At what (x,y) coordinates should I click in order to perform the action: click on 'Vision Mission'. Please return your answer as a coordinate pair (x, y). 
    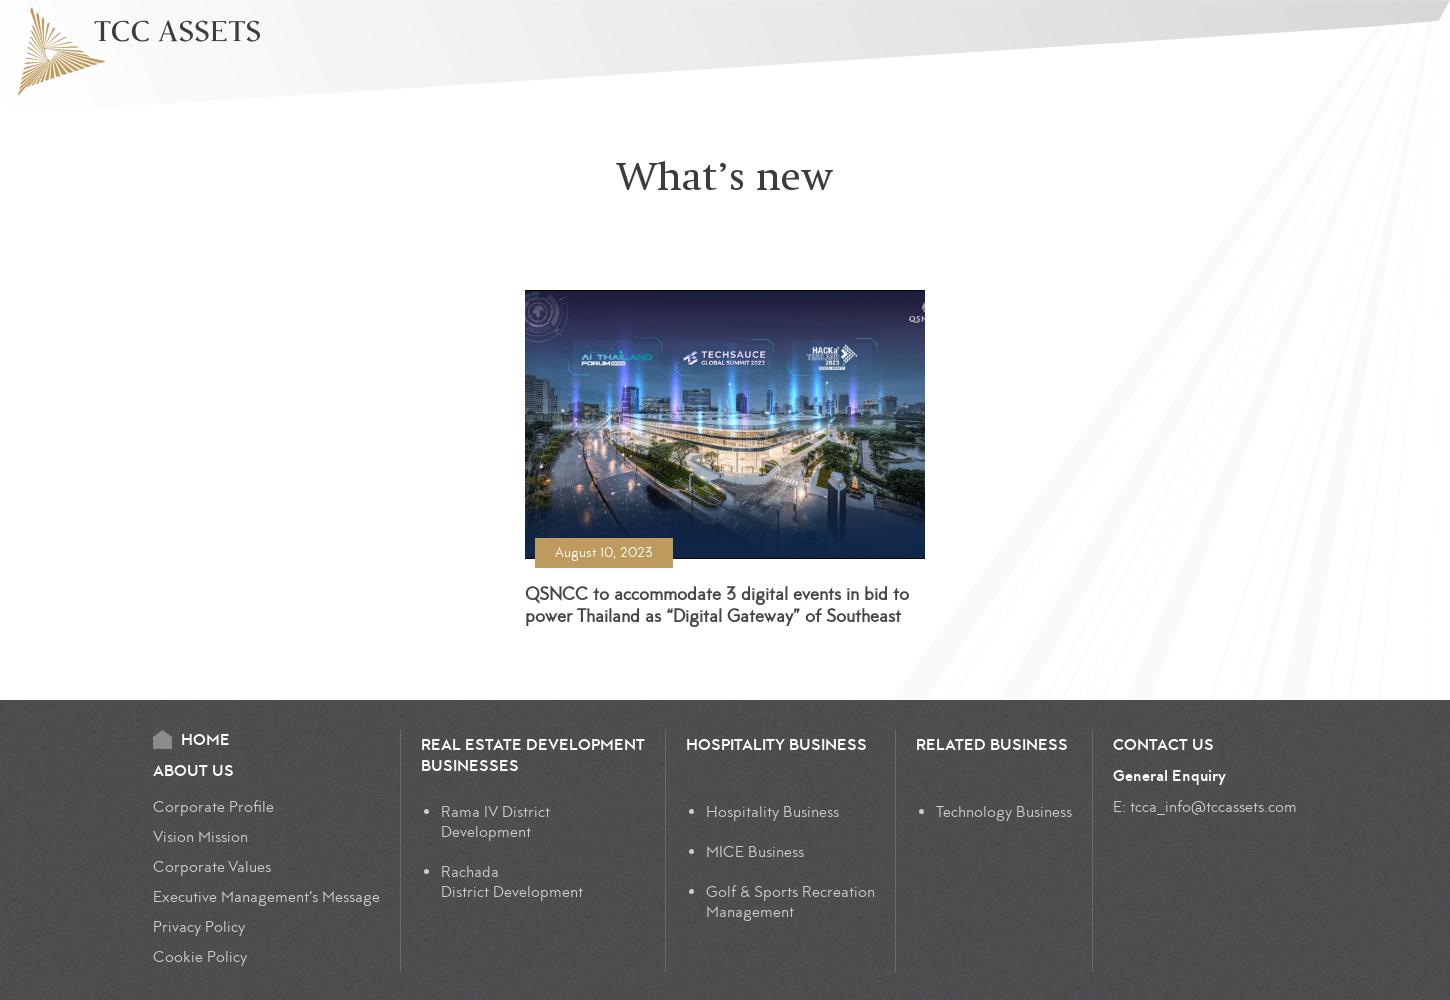
    Looking at the image, I should click on (199, 836).